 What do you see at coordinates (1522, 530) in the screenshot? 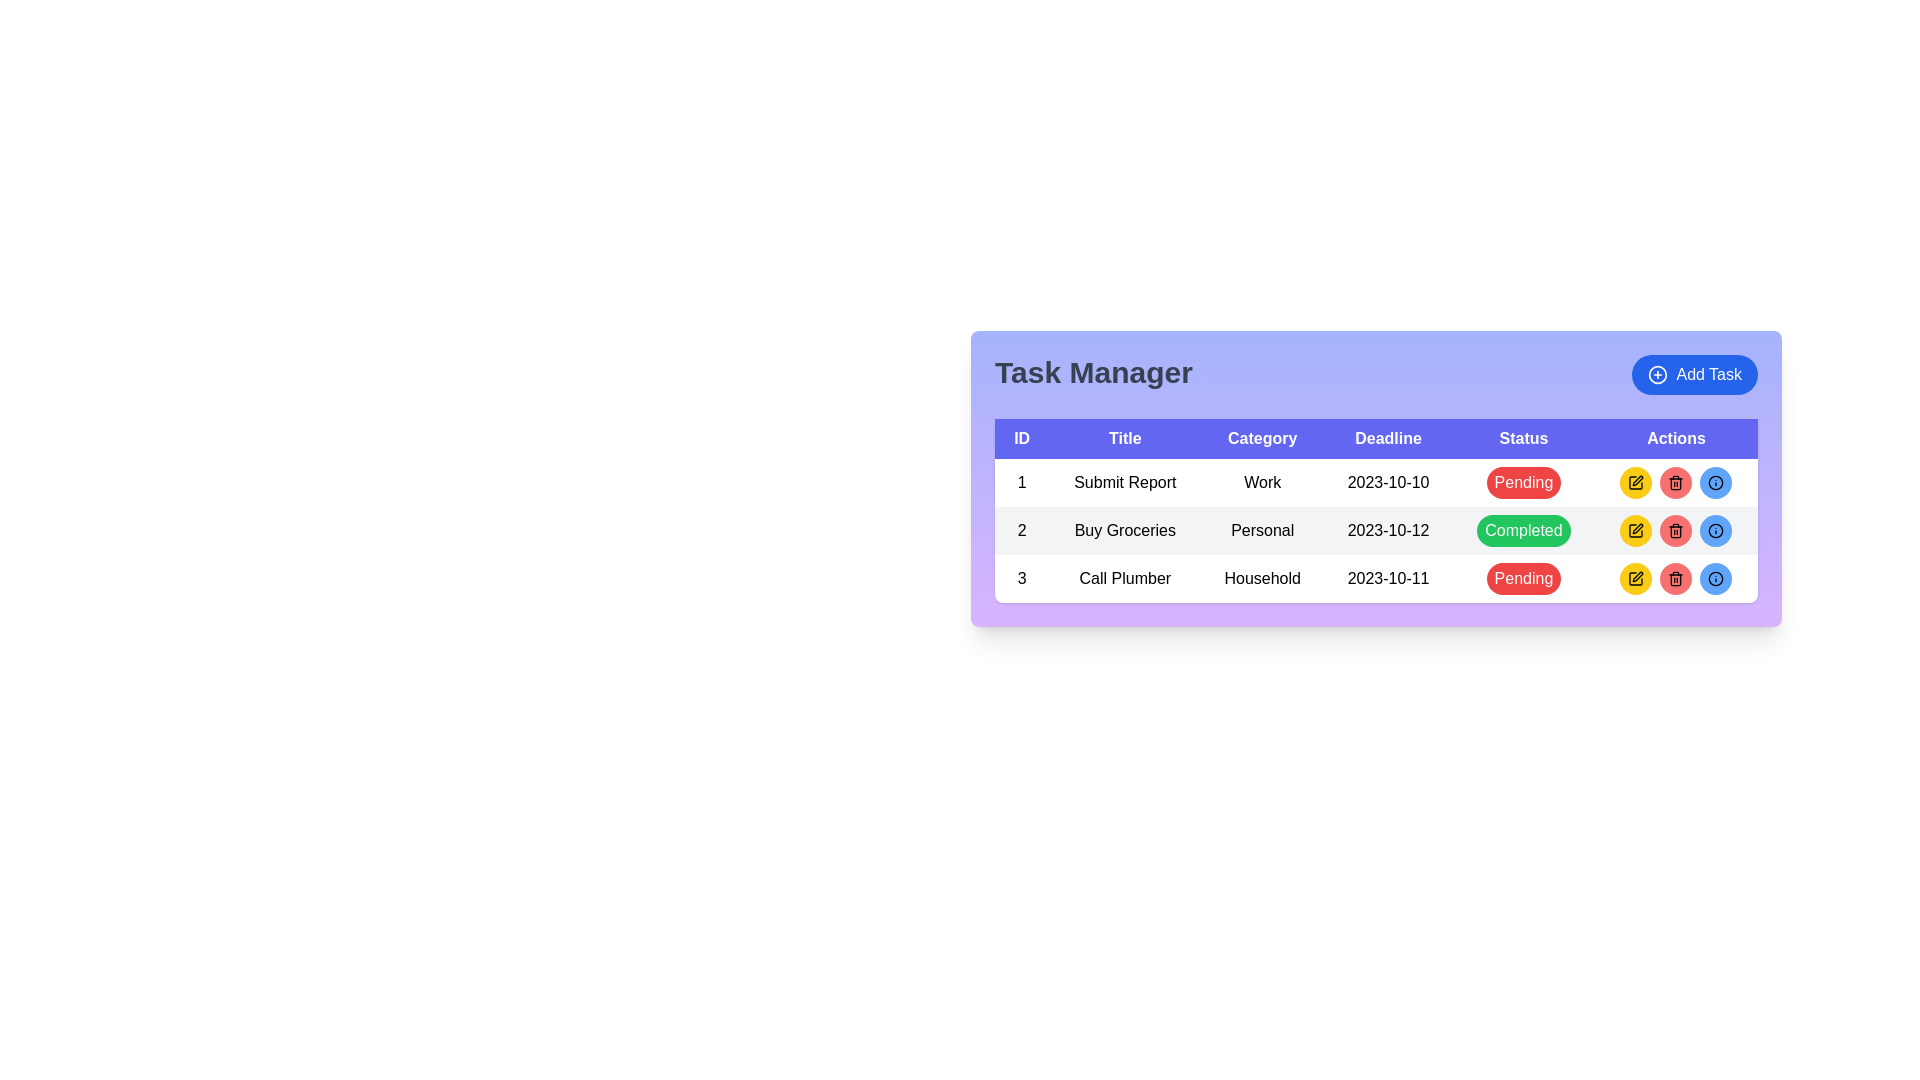
I see `the completion status button located in the 'Status' column of the second row in the 'Task Manager' table, which is positioned between the 'Deadline' and 'Actions' columns` at bounding box center [1522, 530].